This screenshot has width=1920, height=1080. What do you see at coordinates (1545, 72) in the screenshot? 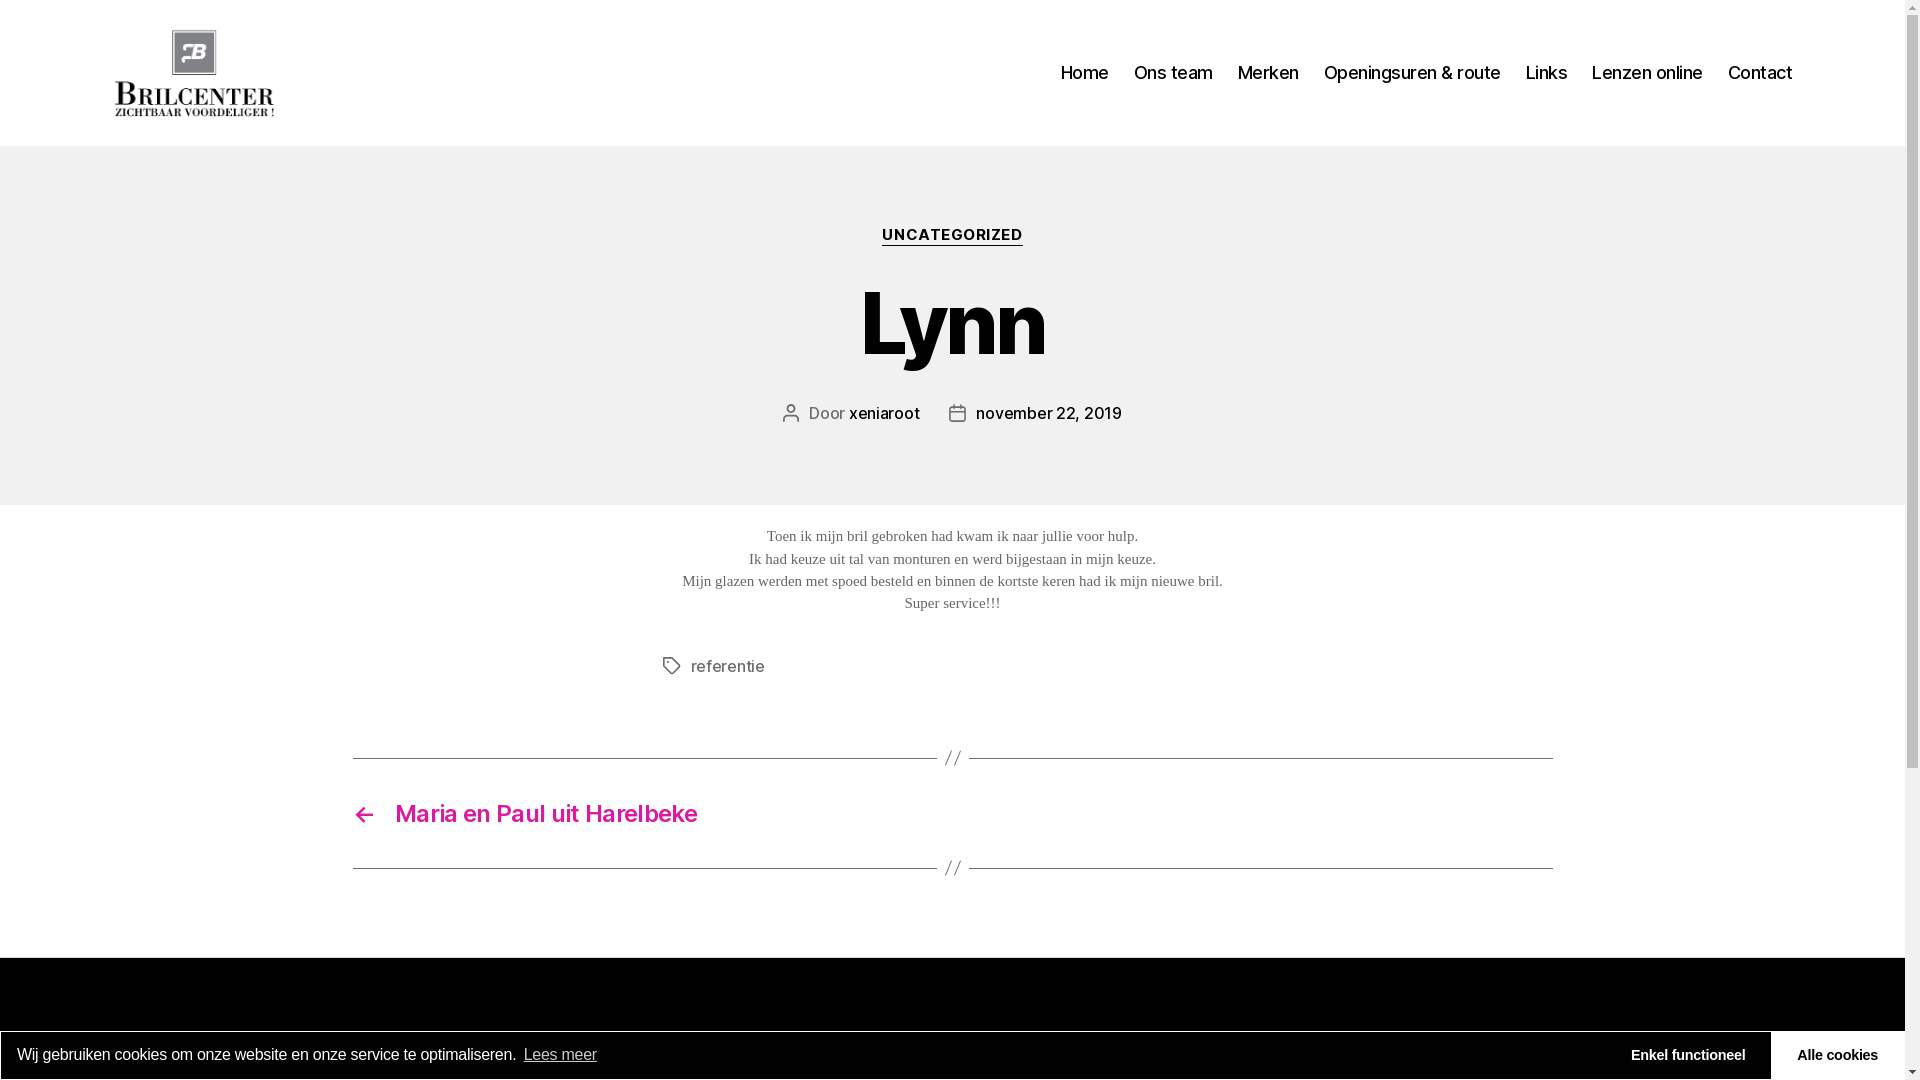
I see `'Links'` at bounding box center [1545, 72].